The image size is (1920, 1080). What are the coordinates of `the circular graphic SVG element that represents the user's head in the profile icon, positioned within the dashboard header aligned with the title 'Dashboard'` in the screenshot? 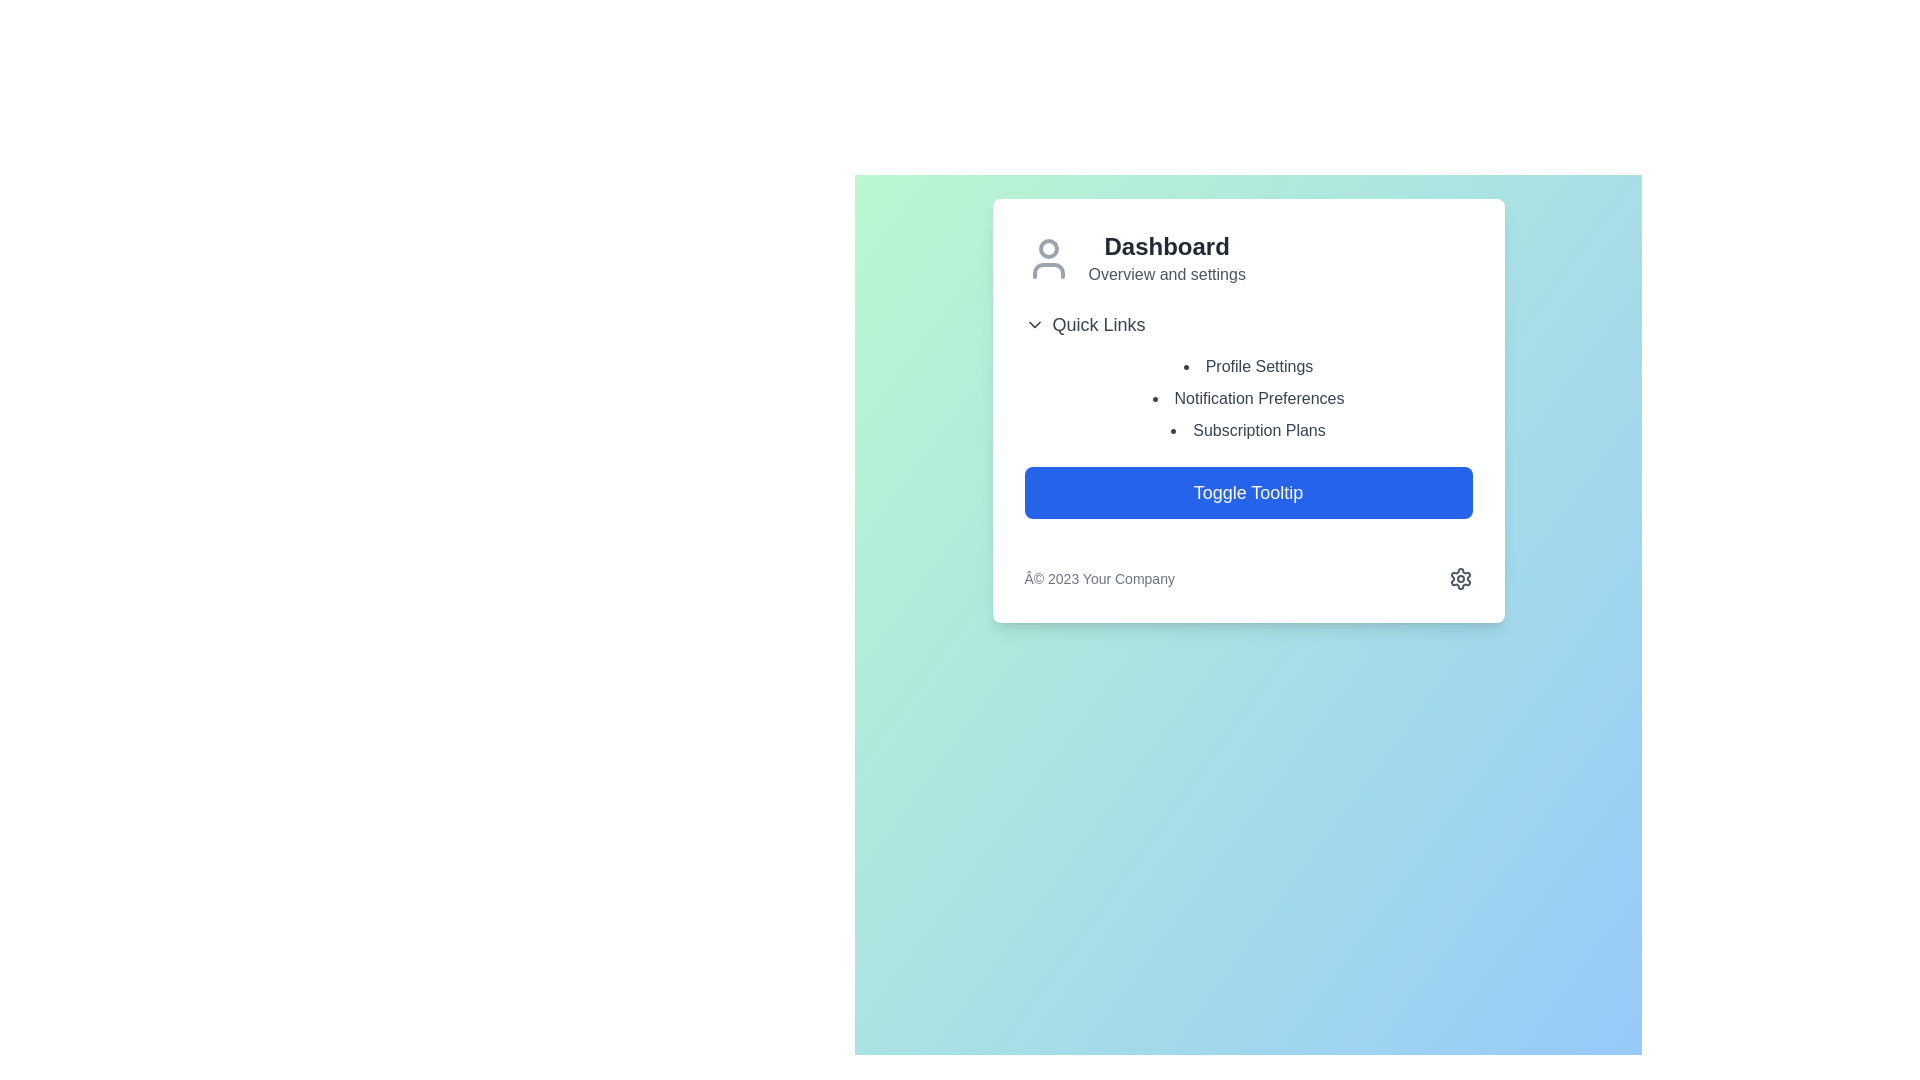 It's located at (1047, 248).